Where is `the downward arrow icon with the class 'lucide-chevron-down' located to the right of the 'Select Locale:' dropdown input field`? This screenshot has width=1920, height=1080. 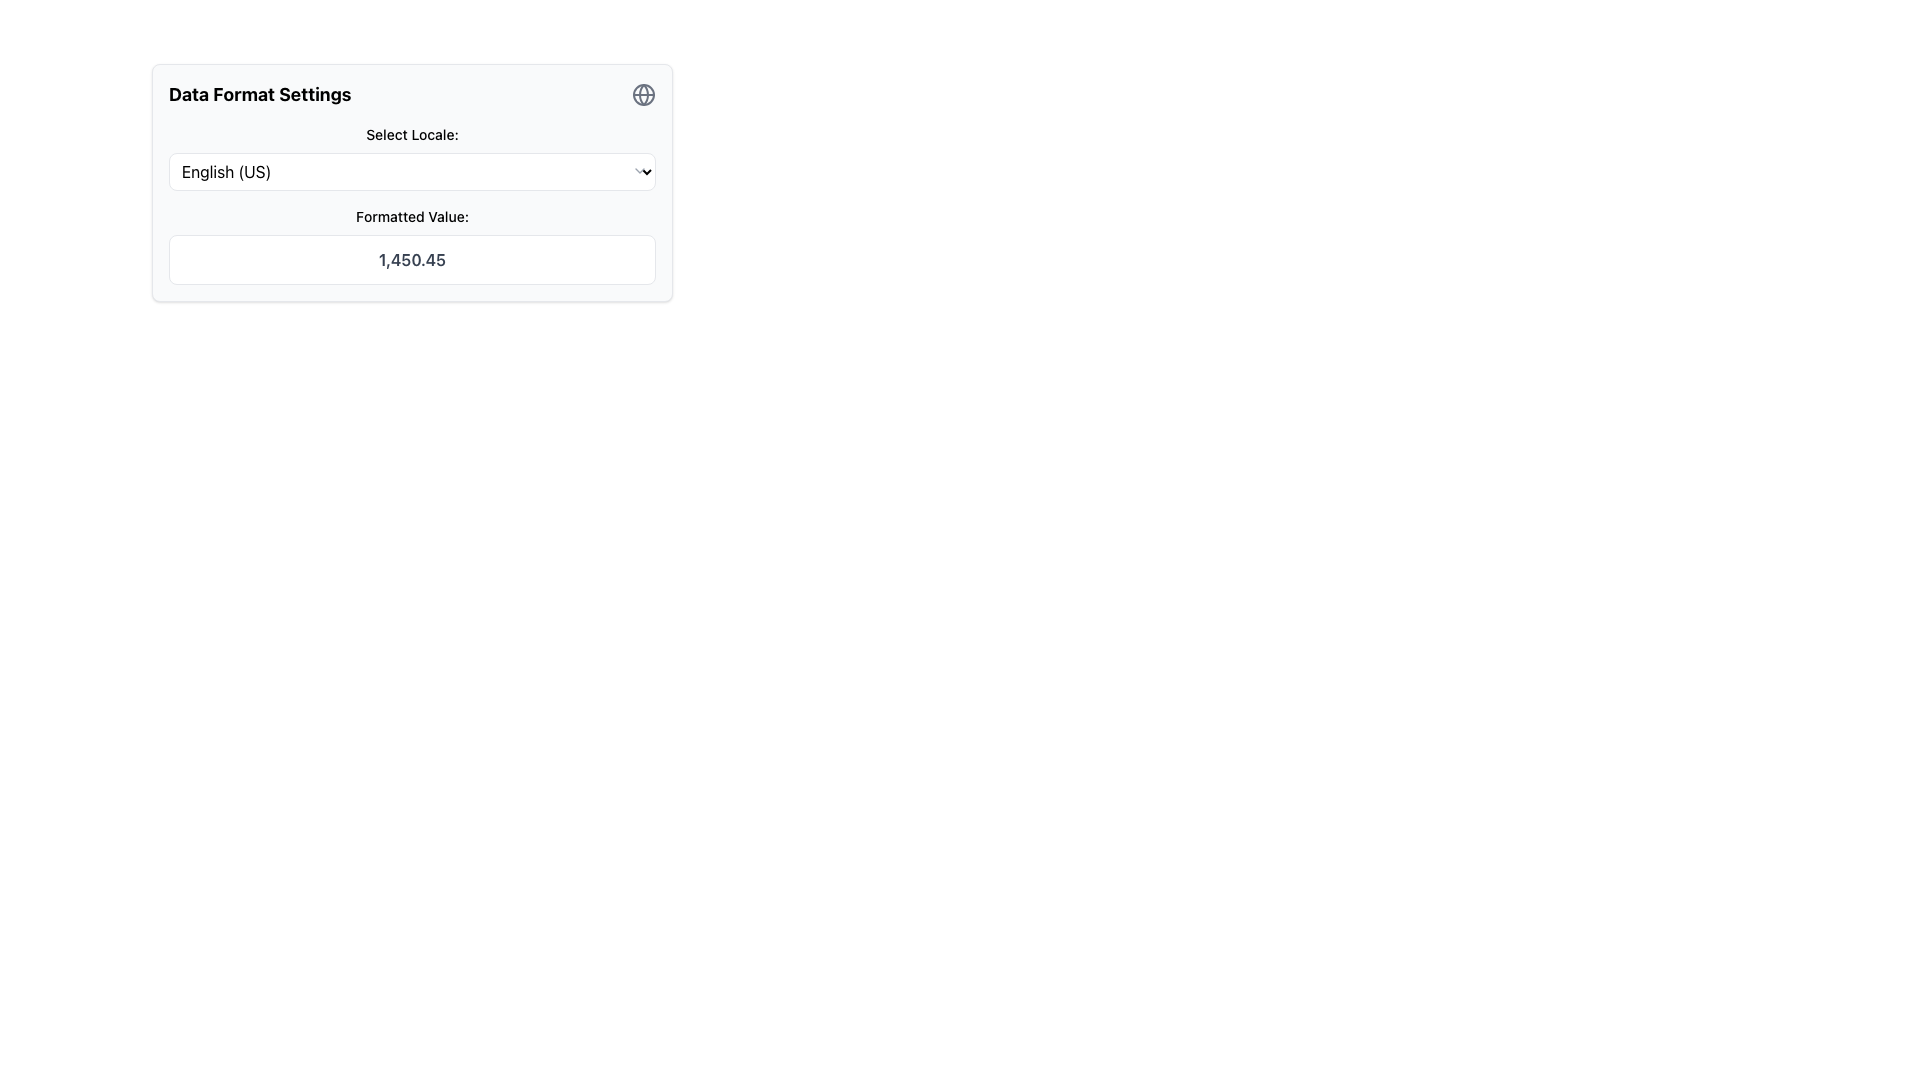 the downward arrow icon with the class 'lucide-chevron-down' located to the right of the 'Select Locale:' dropdown input field is located at coordinates (638, 169).